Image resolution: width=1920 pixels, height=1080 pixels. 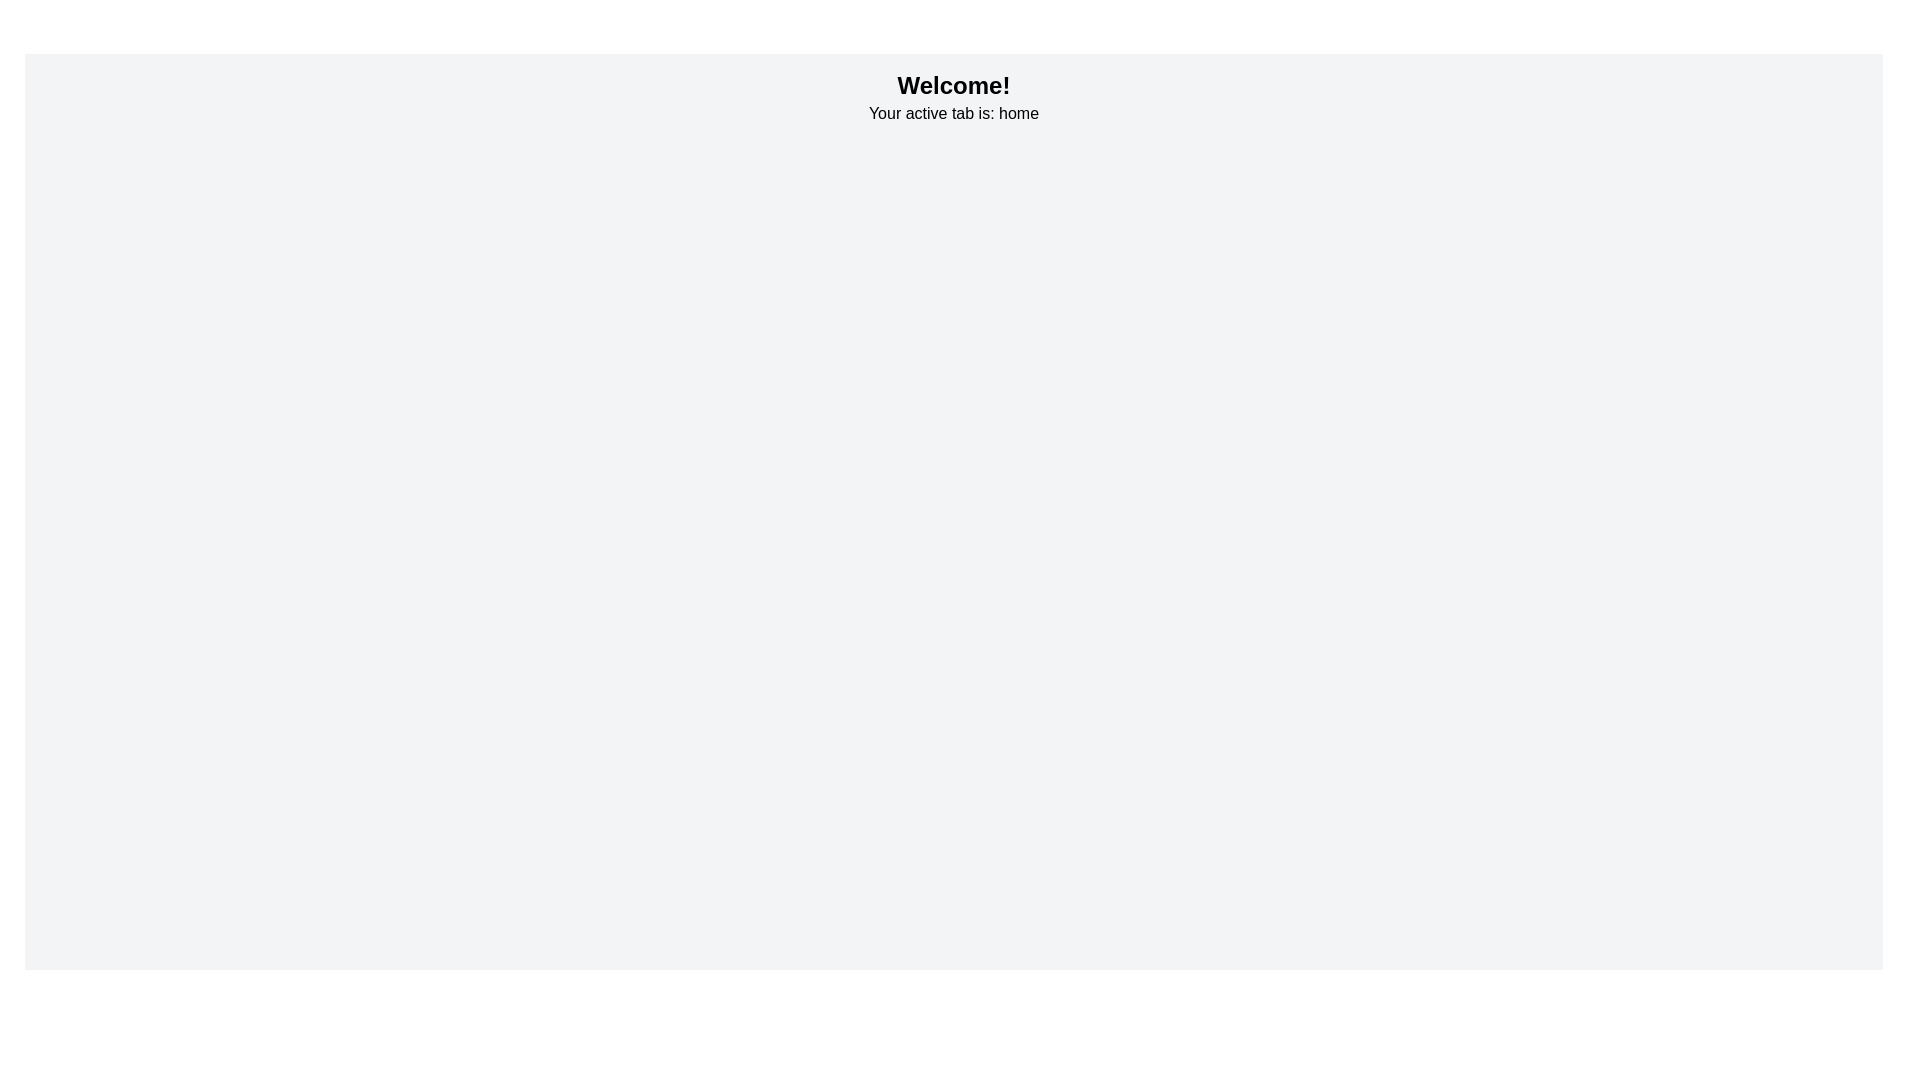 I want to click on the welcoming message text element located at the top of the interface, above the 'Your active tab is: home' text, so click(x=953, y=84).